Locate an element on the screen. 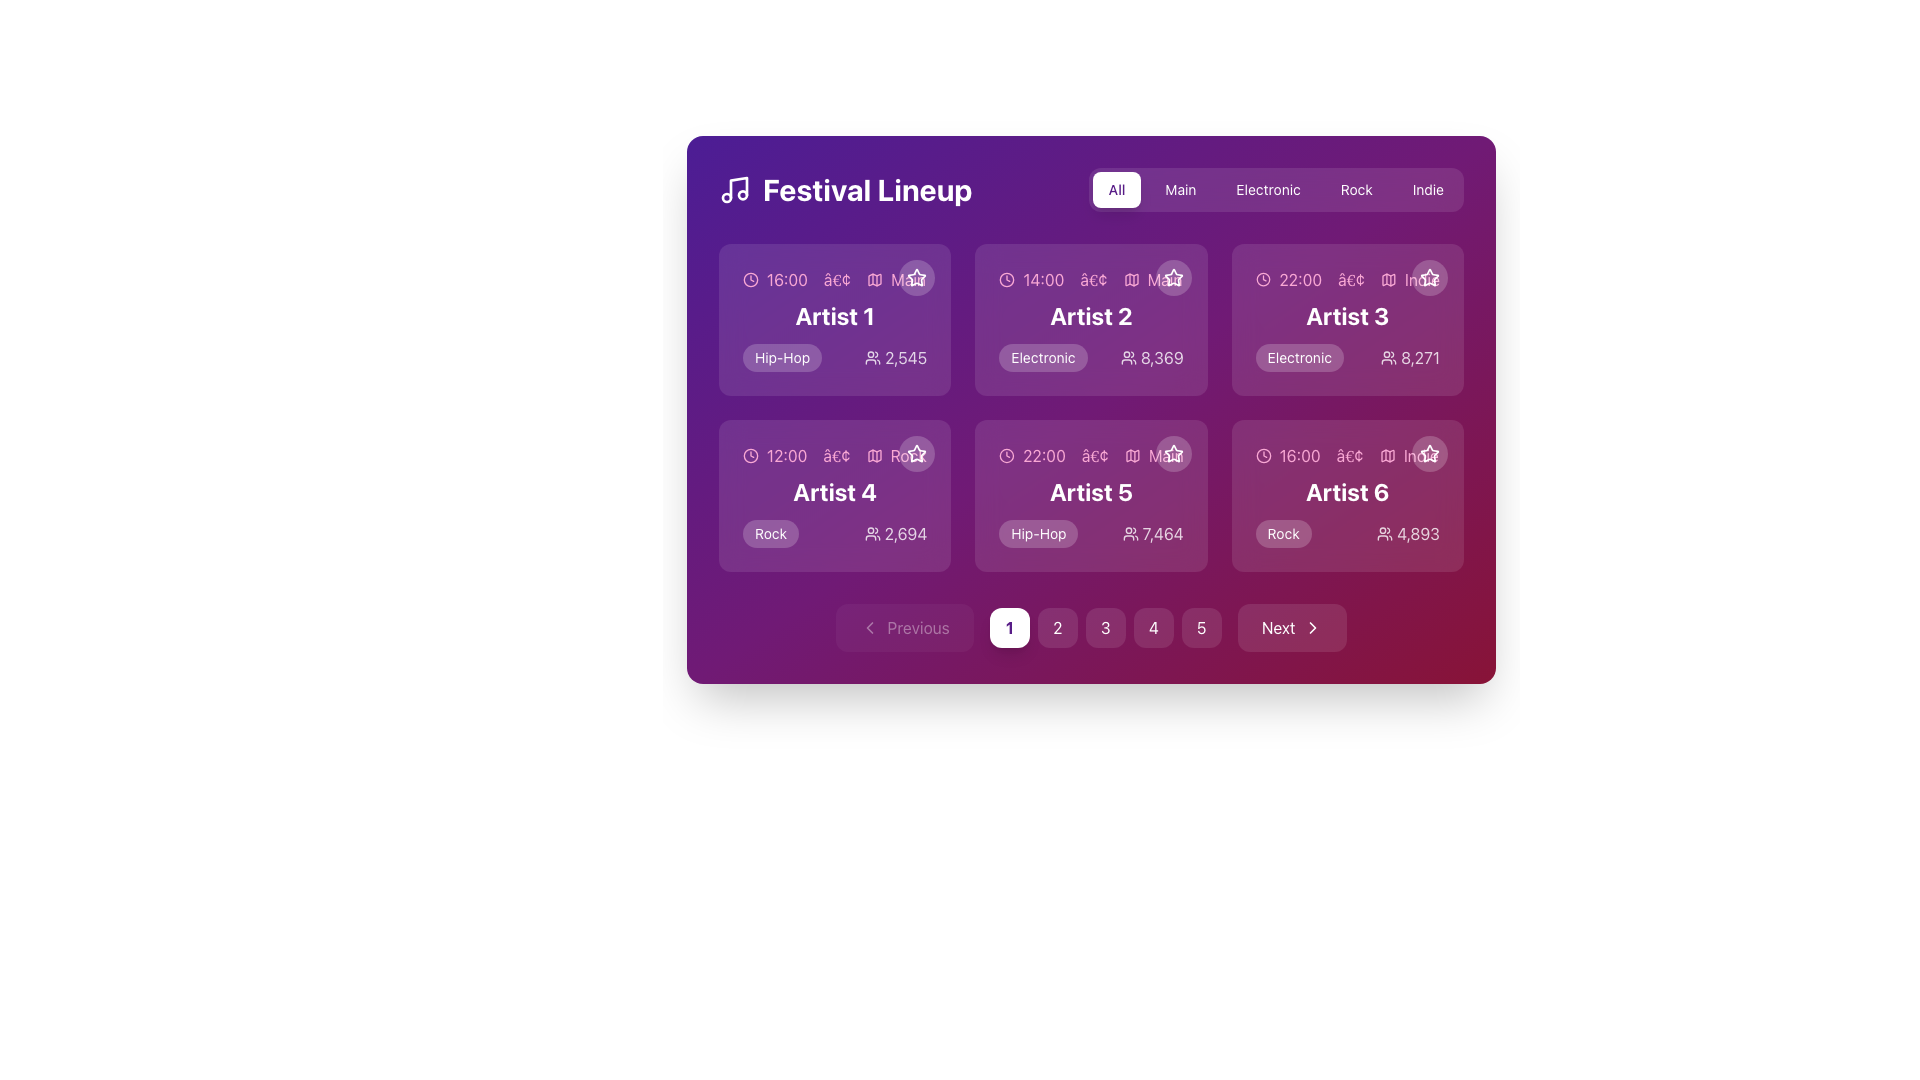  the meaning of the clock icon located in the 'Artist 5' card, positioned to the left of the text '22:00' is located at coordinates (1007, 455).